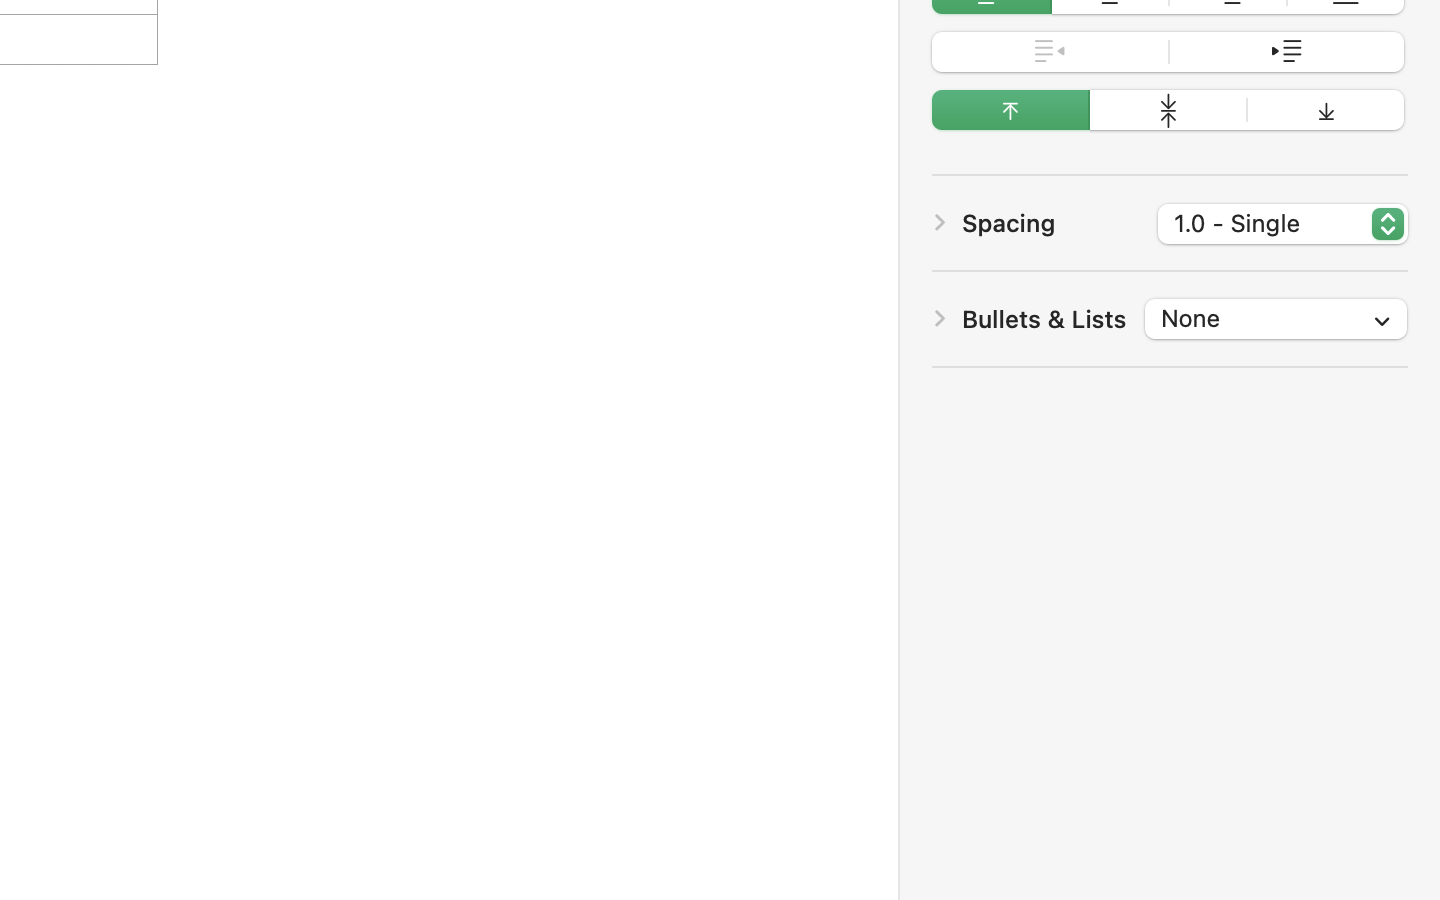  What do you see at coordinates (1044, 317) in the screenshot?
I see `'Bullets & Lists'` at bounding box center [1044, 317].